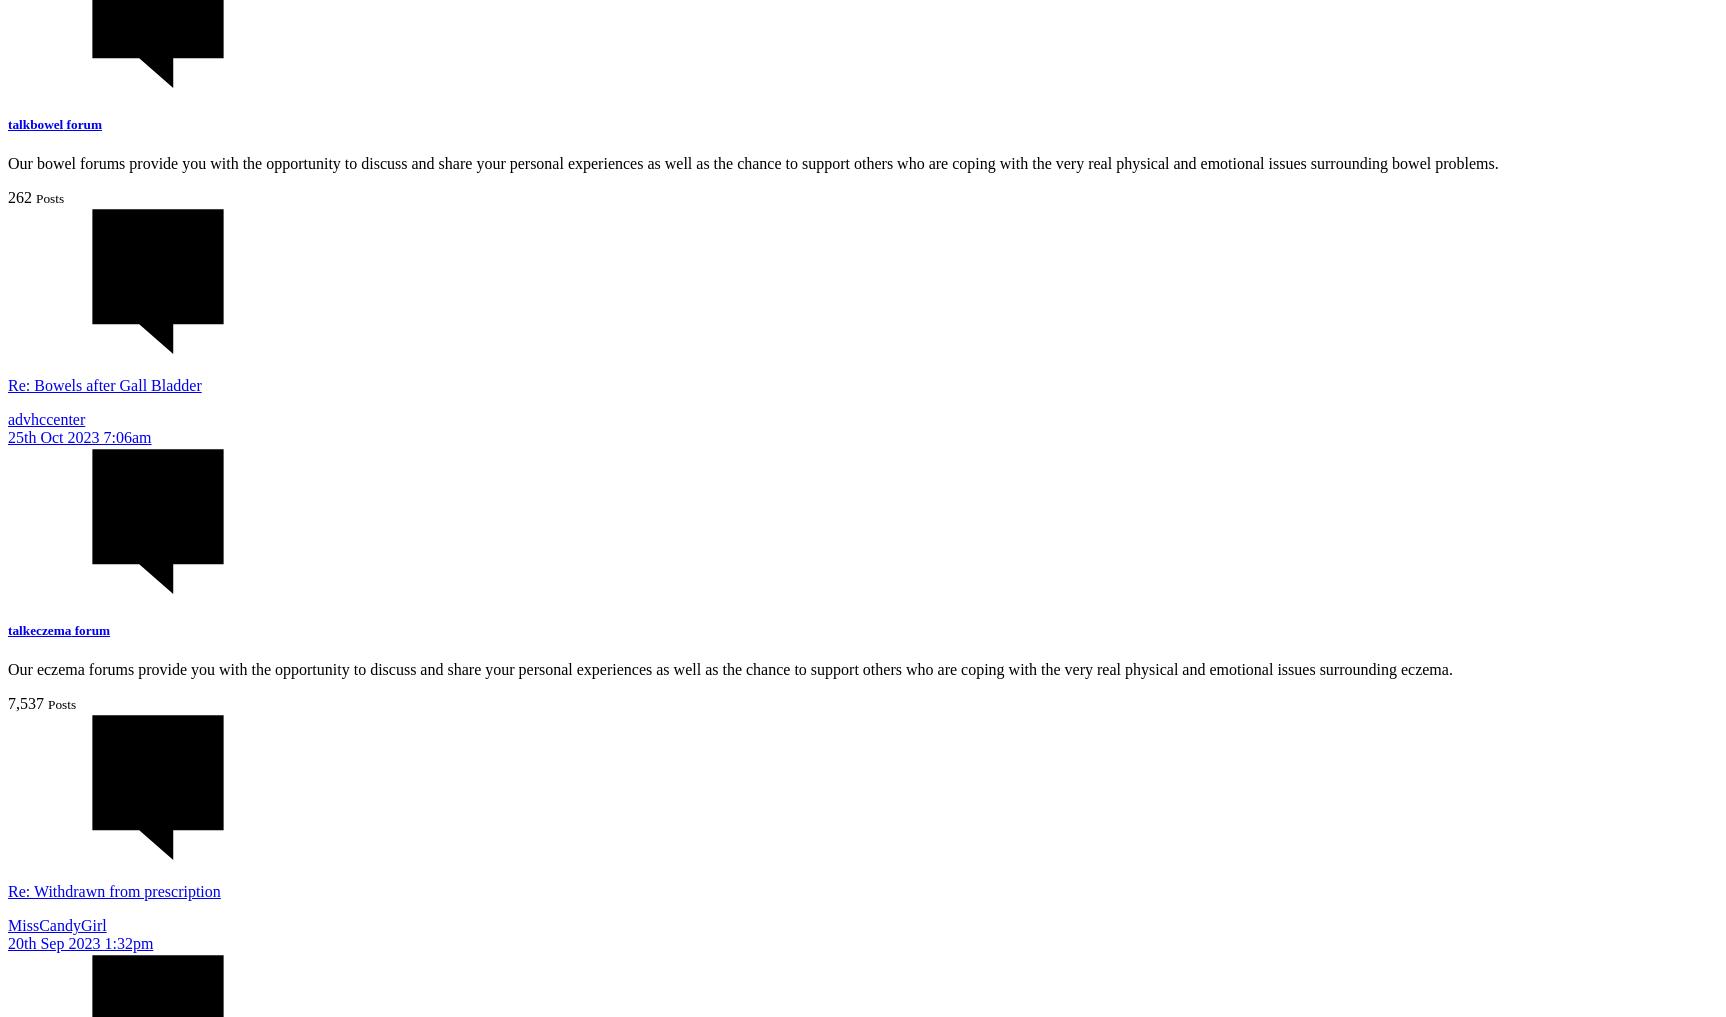  Describe the element at coordinates (80, 942) in the screenshot. I see `'20th Sep 2023 1:32pm'` at that location.